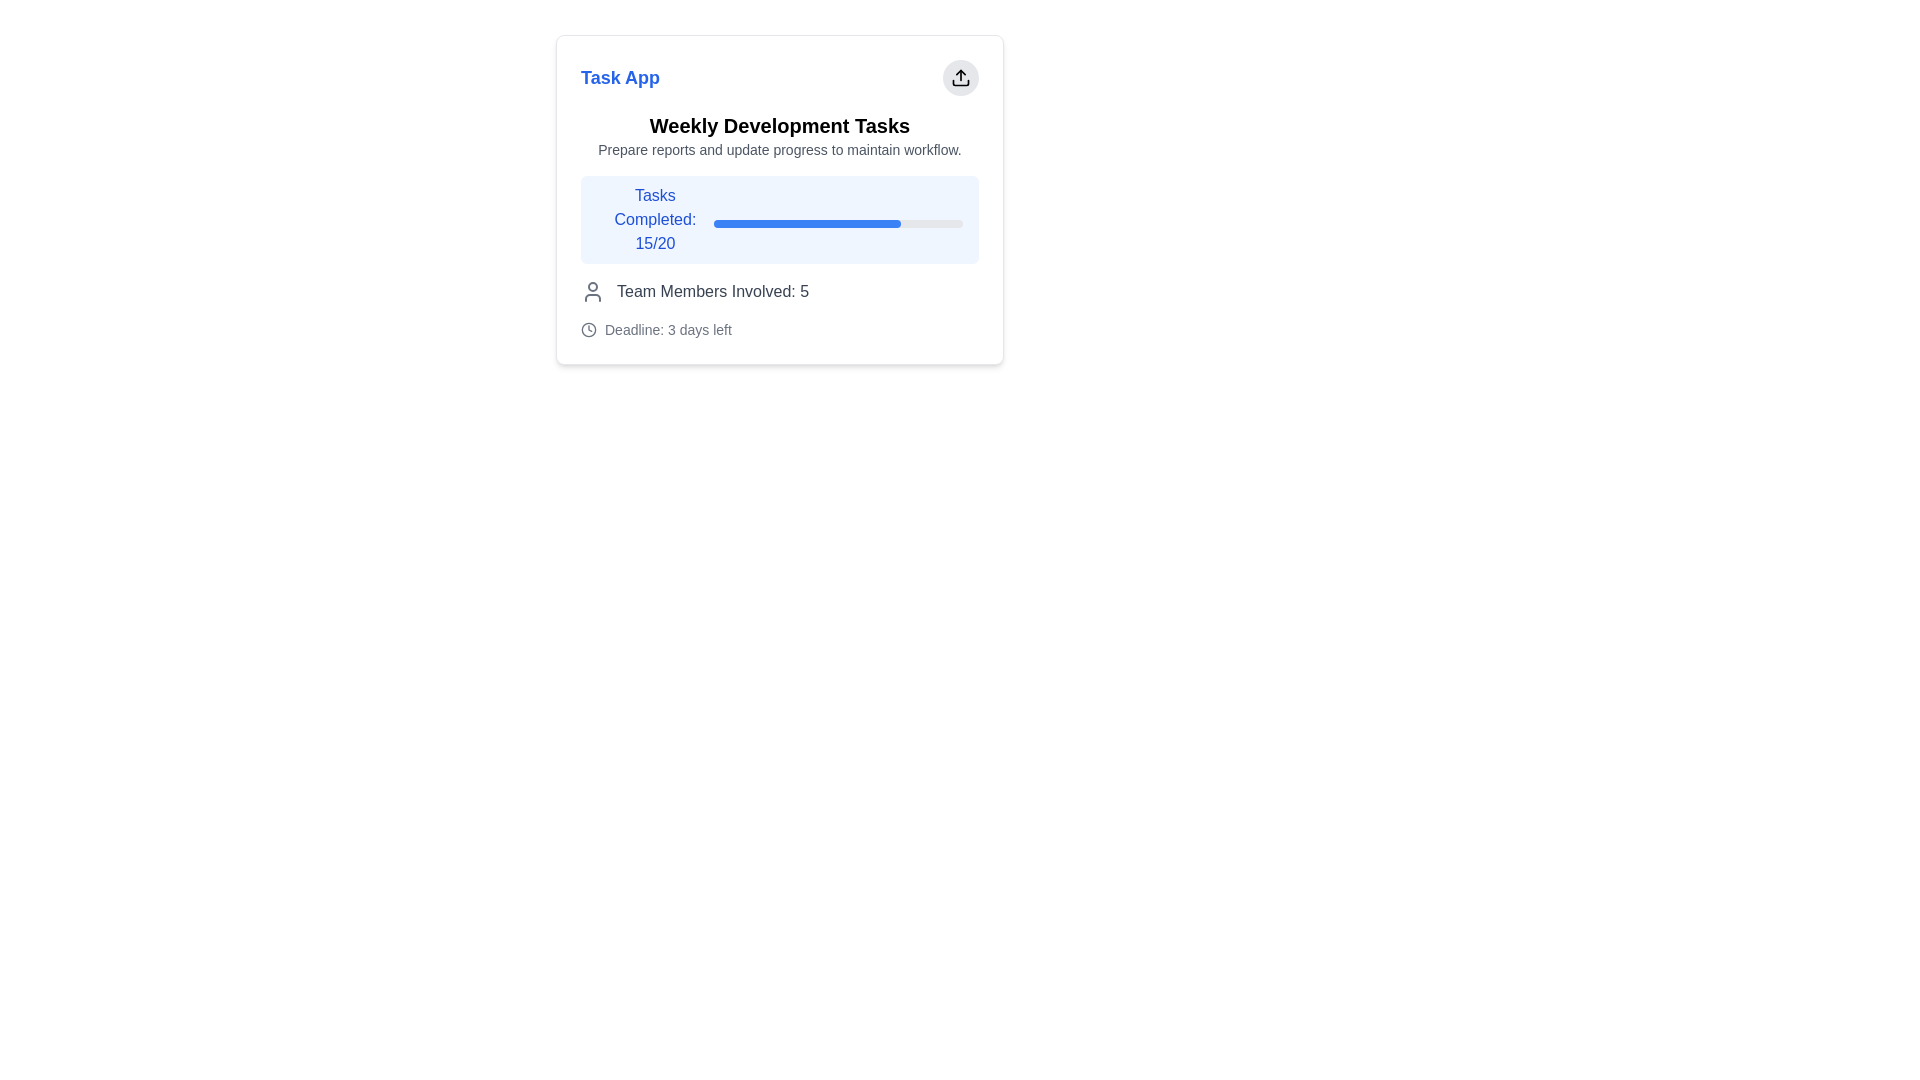 Image resolution: width=1920 pixels, height=1080 pixels. What do you see at coordinates (778, 126) in the screenshot?
I see `text from the Text Label located at the top center of its section, which summarizes the content or purpose of the enclosing section` at bounding box center [778, 126].